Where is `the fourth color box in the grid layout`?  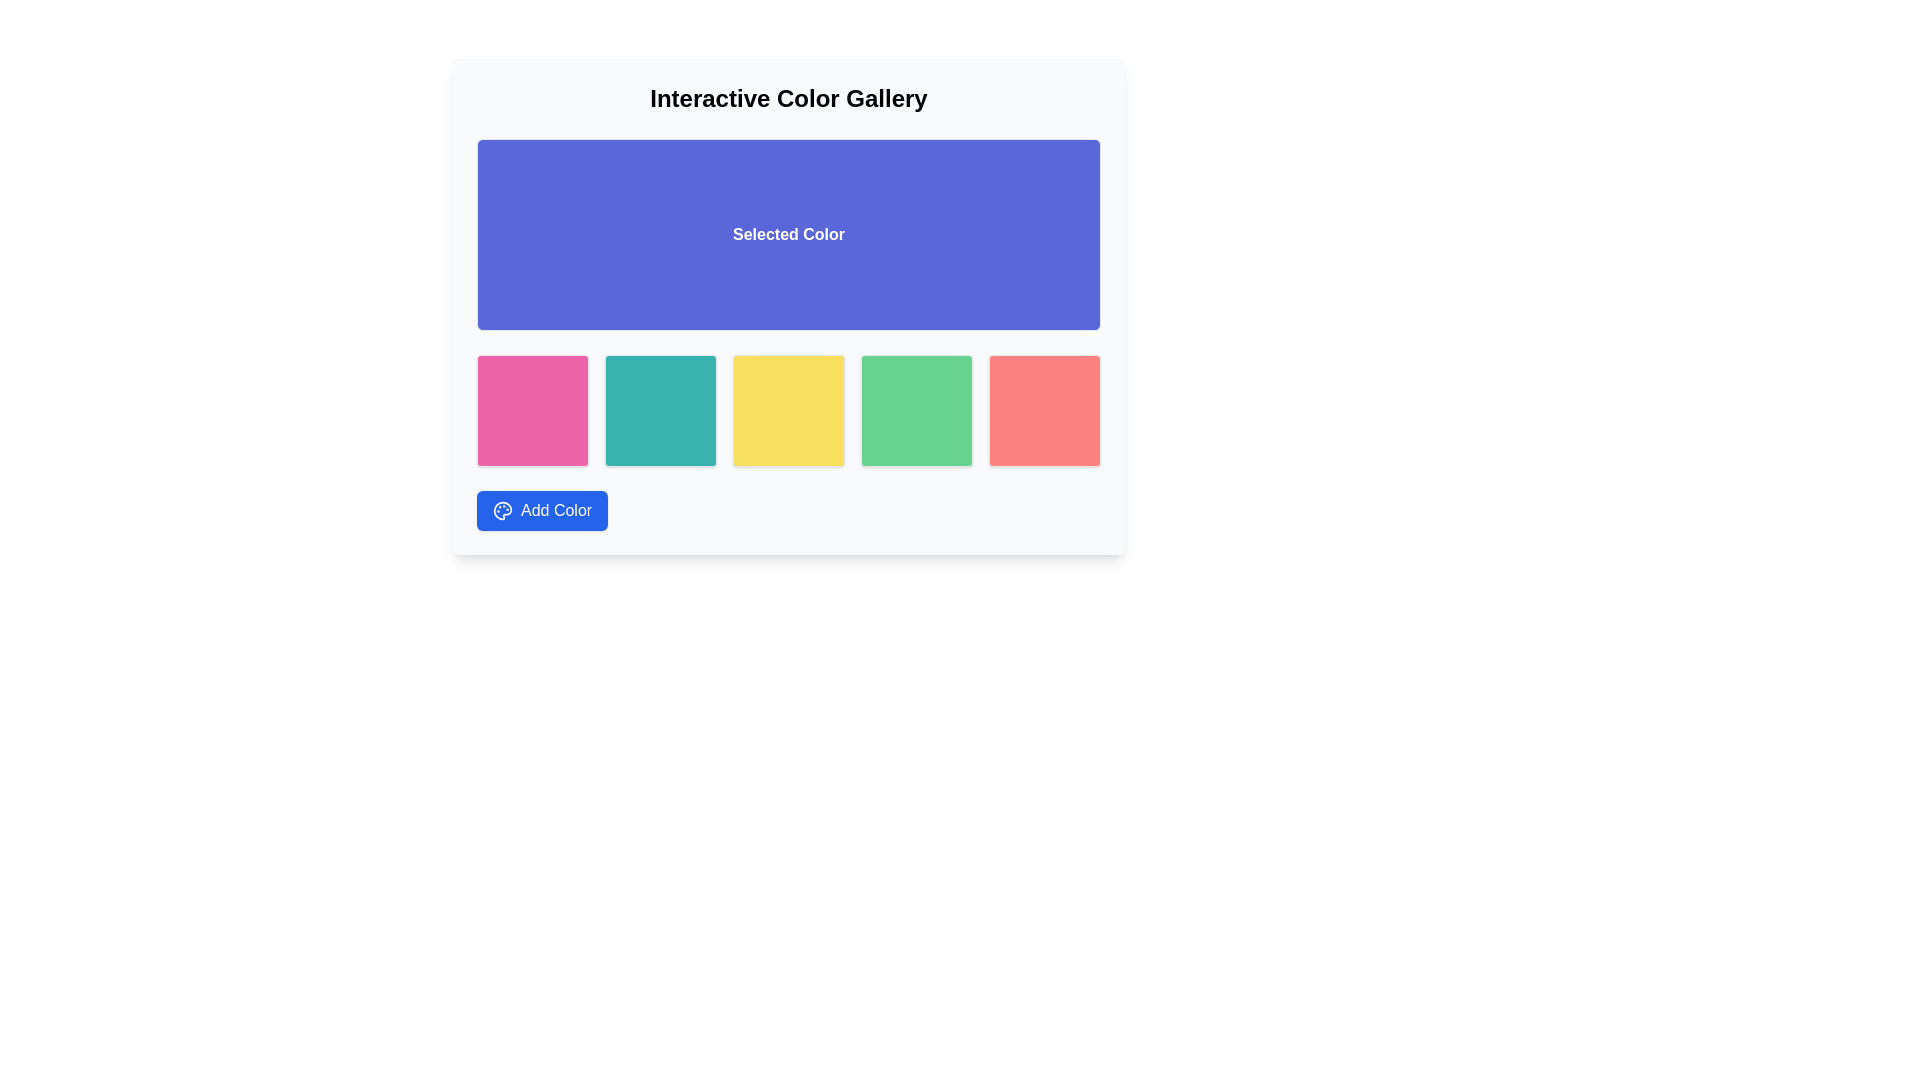 the fourth color box in the grid layout is located at coordinates (915, 410).